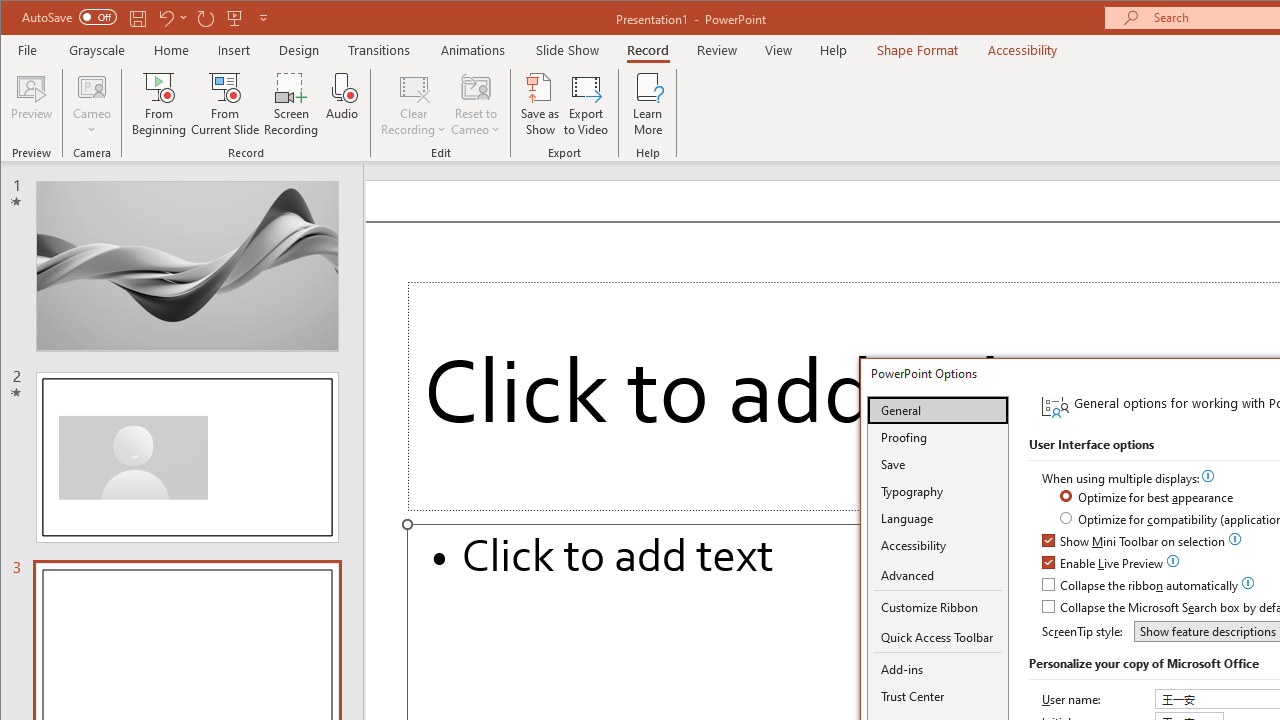 Image resolution: width=1280 pixels, height=720 pixels. What do you see at coordinates (937, 669) in the screenshot?
I see `'Add-ins'` at bounding box center [937, 669].